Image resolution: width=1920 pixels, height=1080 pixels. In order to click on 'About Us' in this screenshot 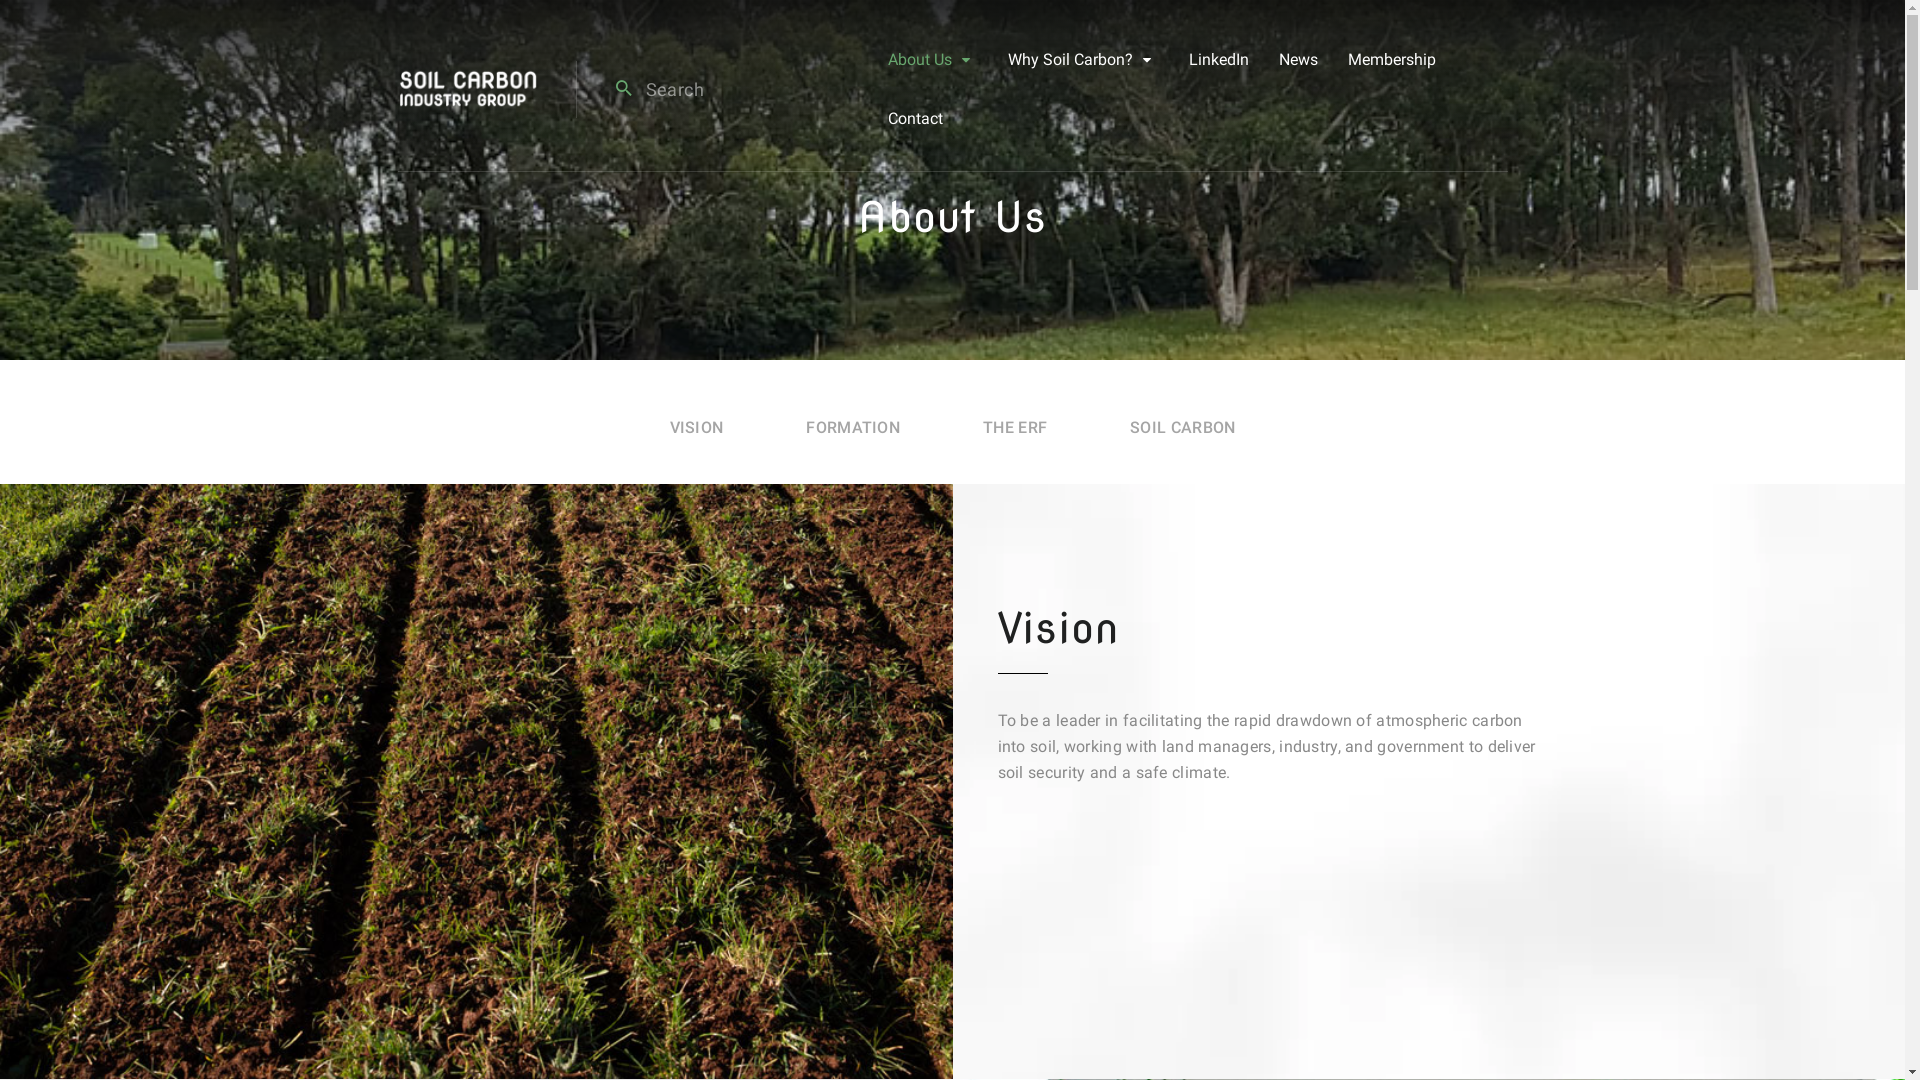, I will do `click(919, 58)`.